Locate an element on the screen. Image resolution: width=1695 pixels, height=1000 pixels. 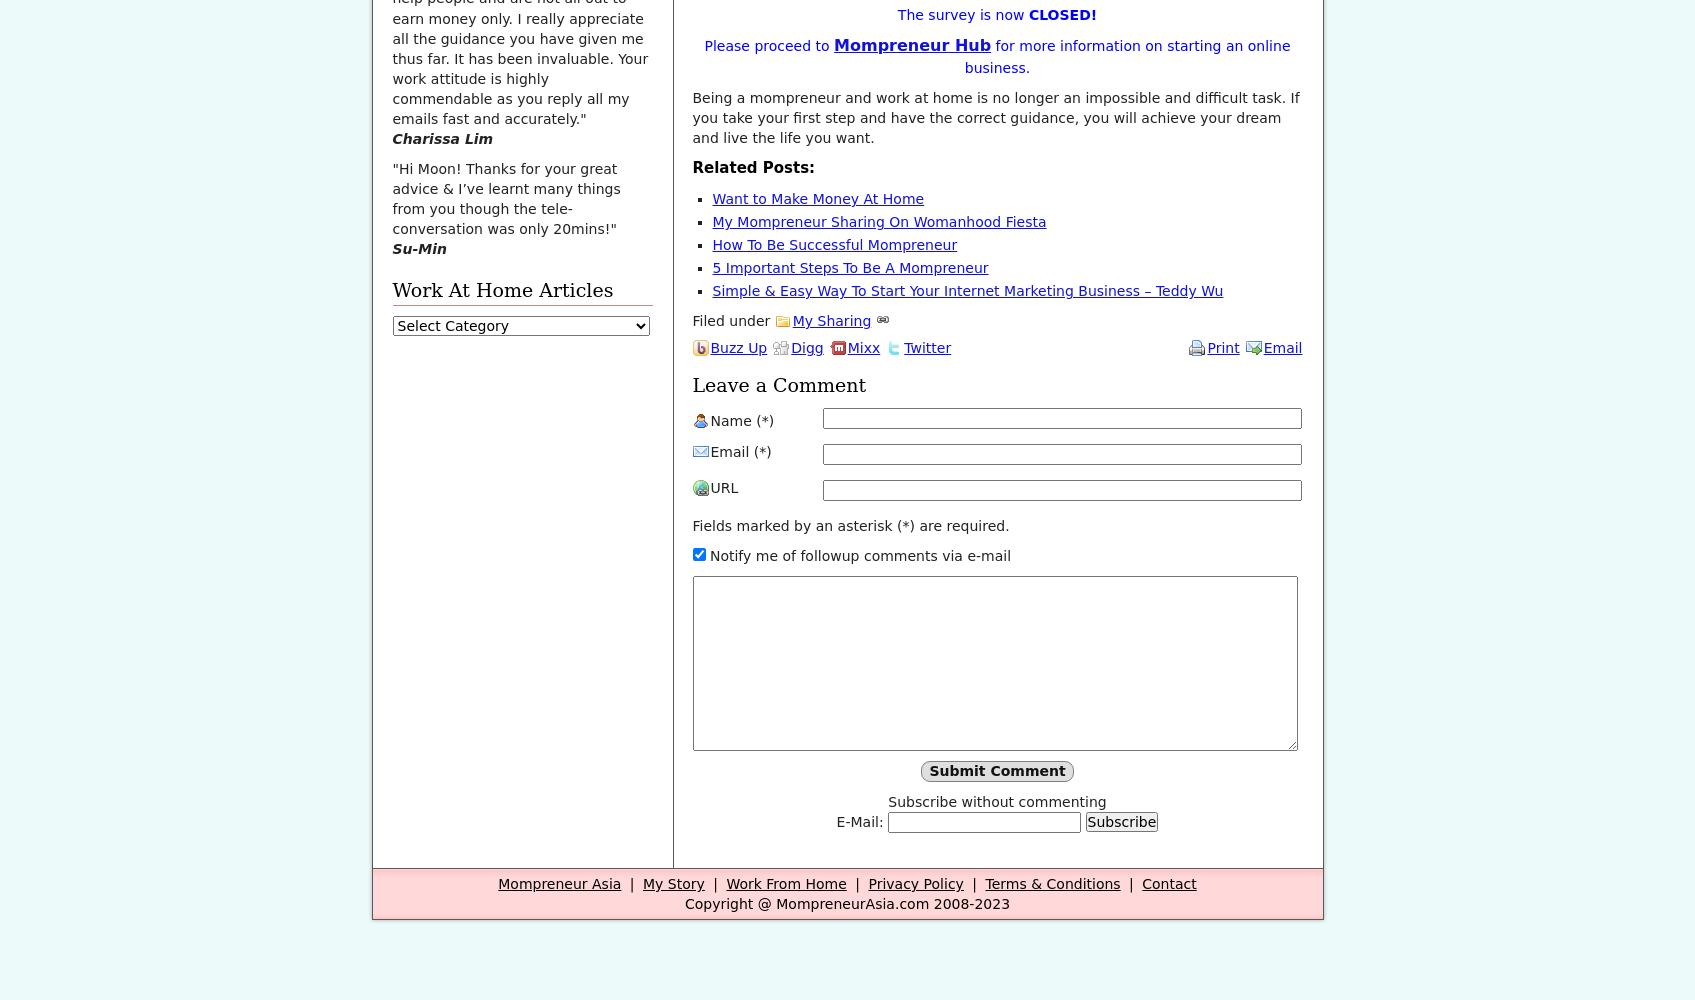
'My Sharing' is located at coordinates (831, 320).